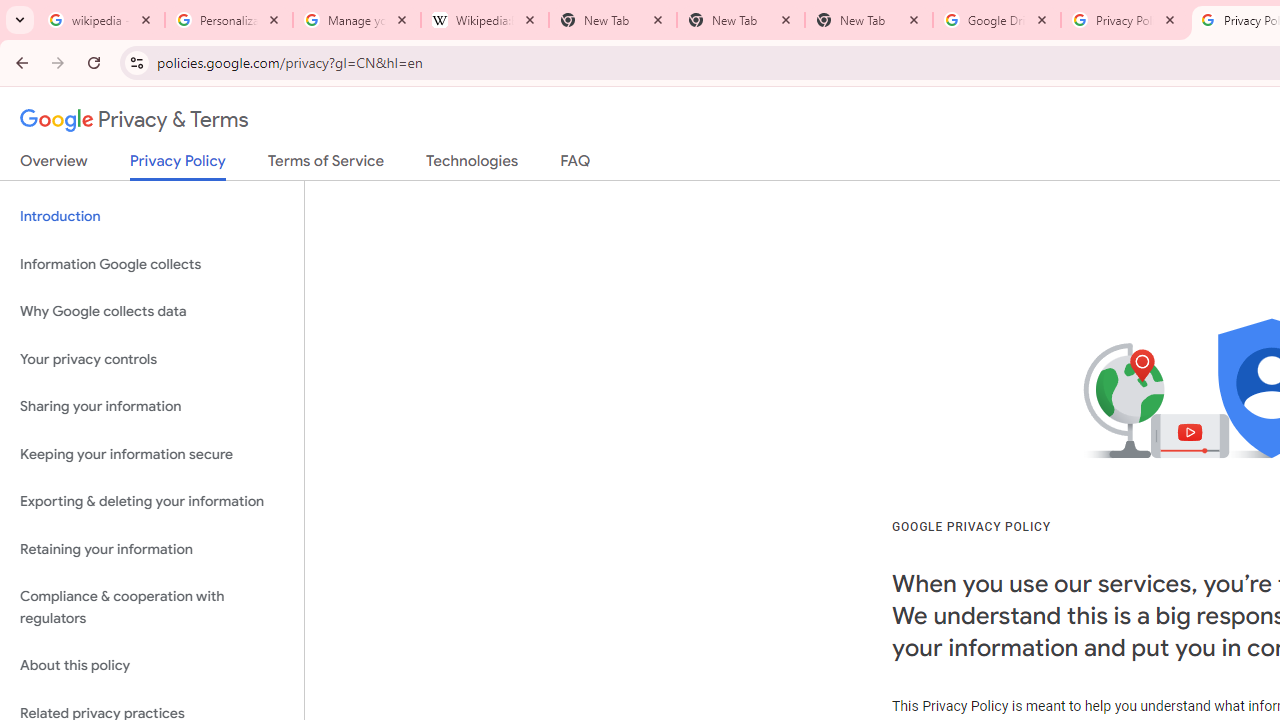 The image size is (1280, 720). I want to click on 'Wikipedia:Edit requests - Wikipedia', so click(485, 20).